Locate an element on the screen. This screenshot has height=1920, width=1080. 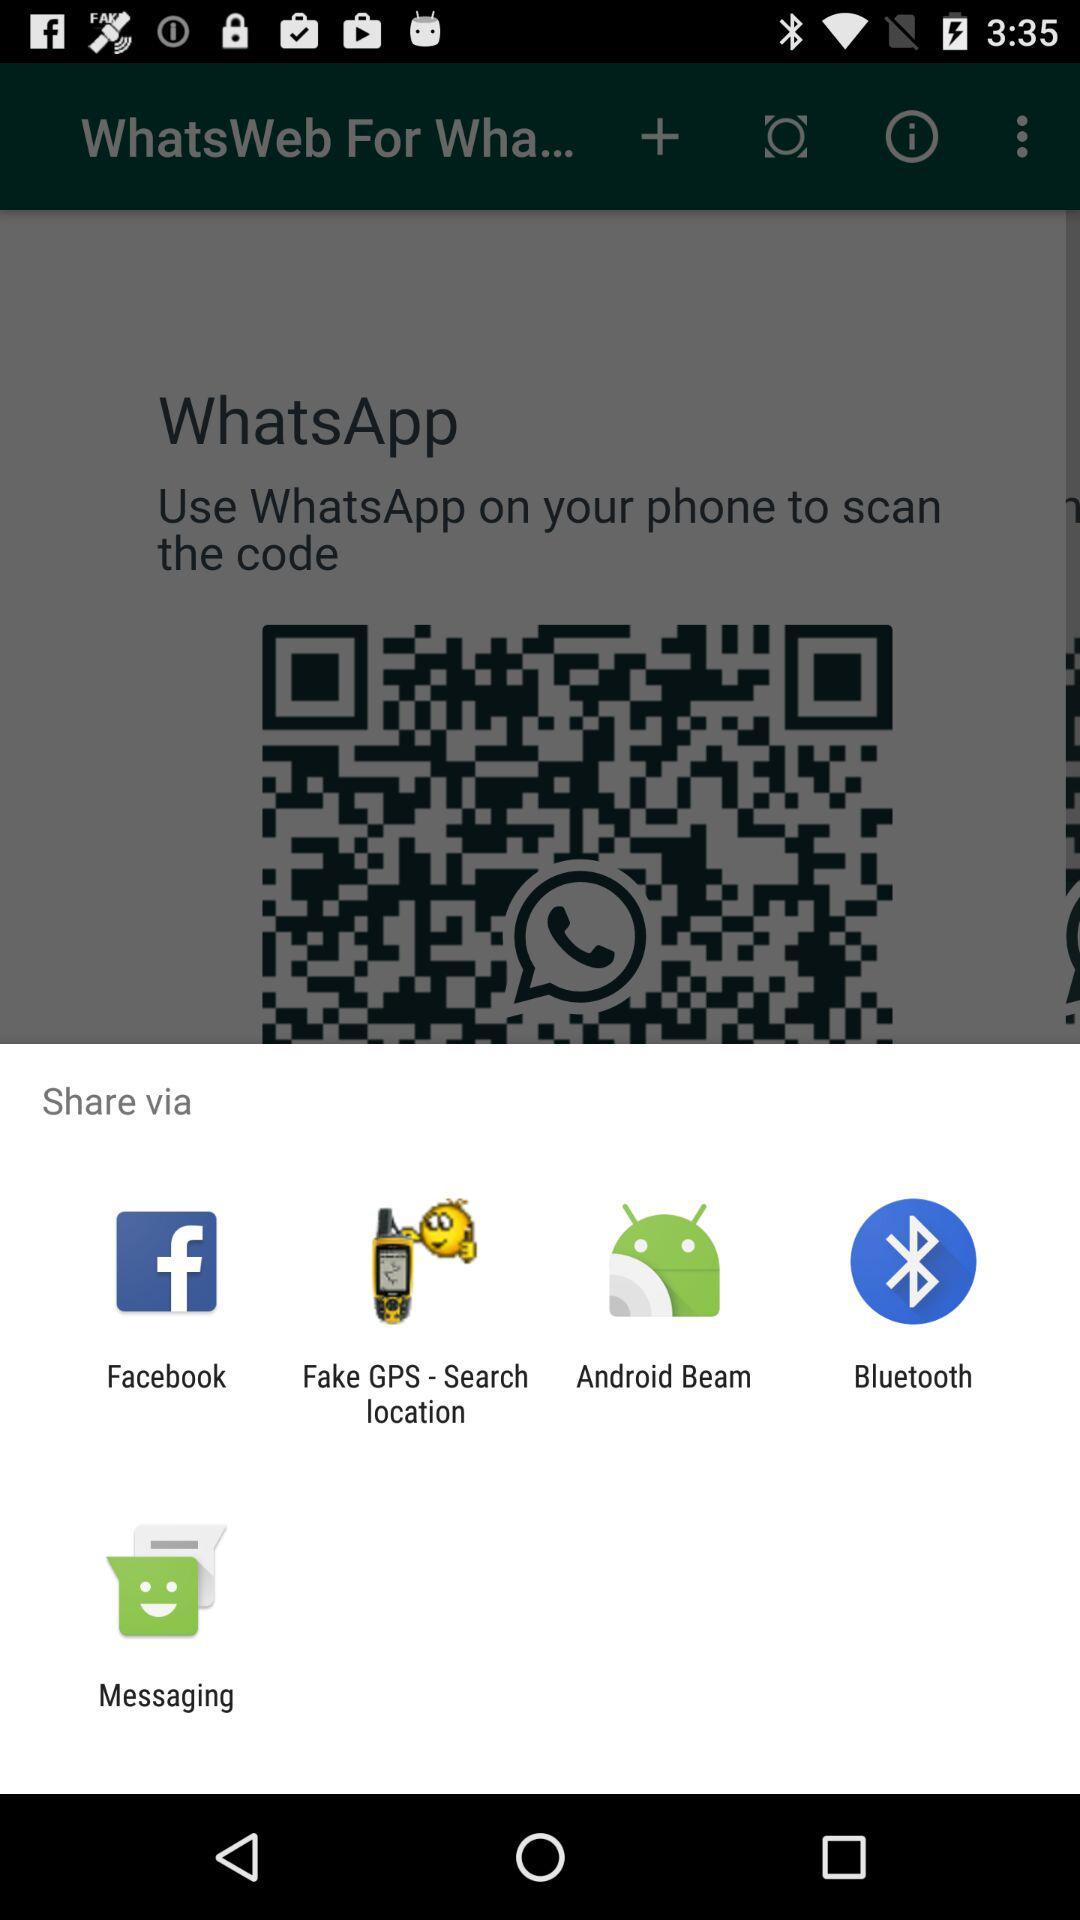
icon next to the bluetooth item is located at coordinates (664, 1392).